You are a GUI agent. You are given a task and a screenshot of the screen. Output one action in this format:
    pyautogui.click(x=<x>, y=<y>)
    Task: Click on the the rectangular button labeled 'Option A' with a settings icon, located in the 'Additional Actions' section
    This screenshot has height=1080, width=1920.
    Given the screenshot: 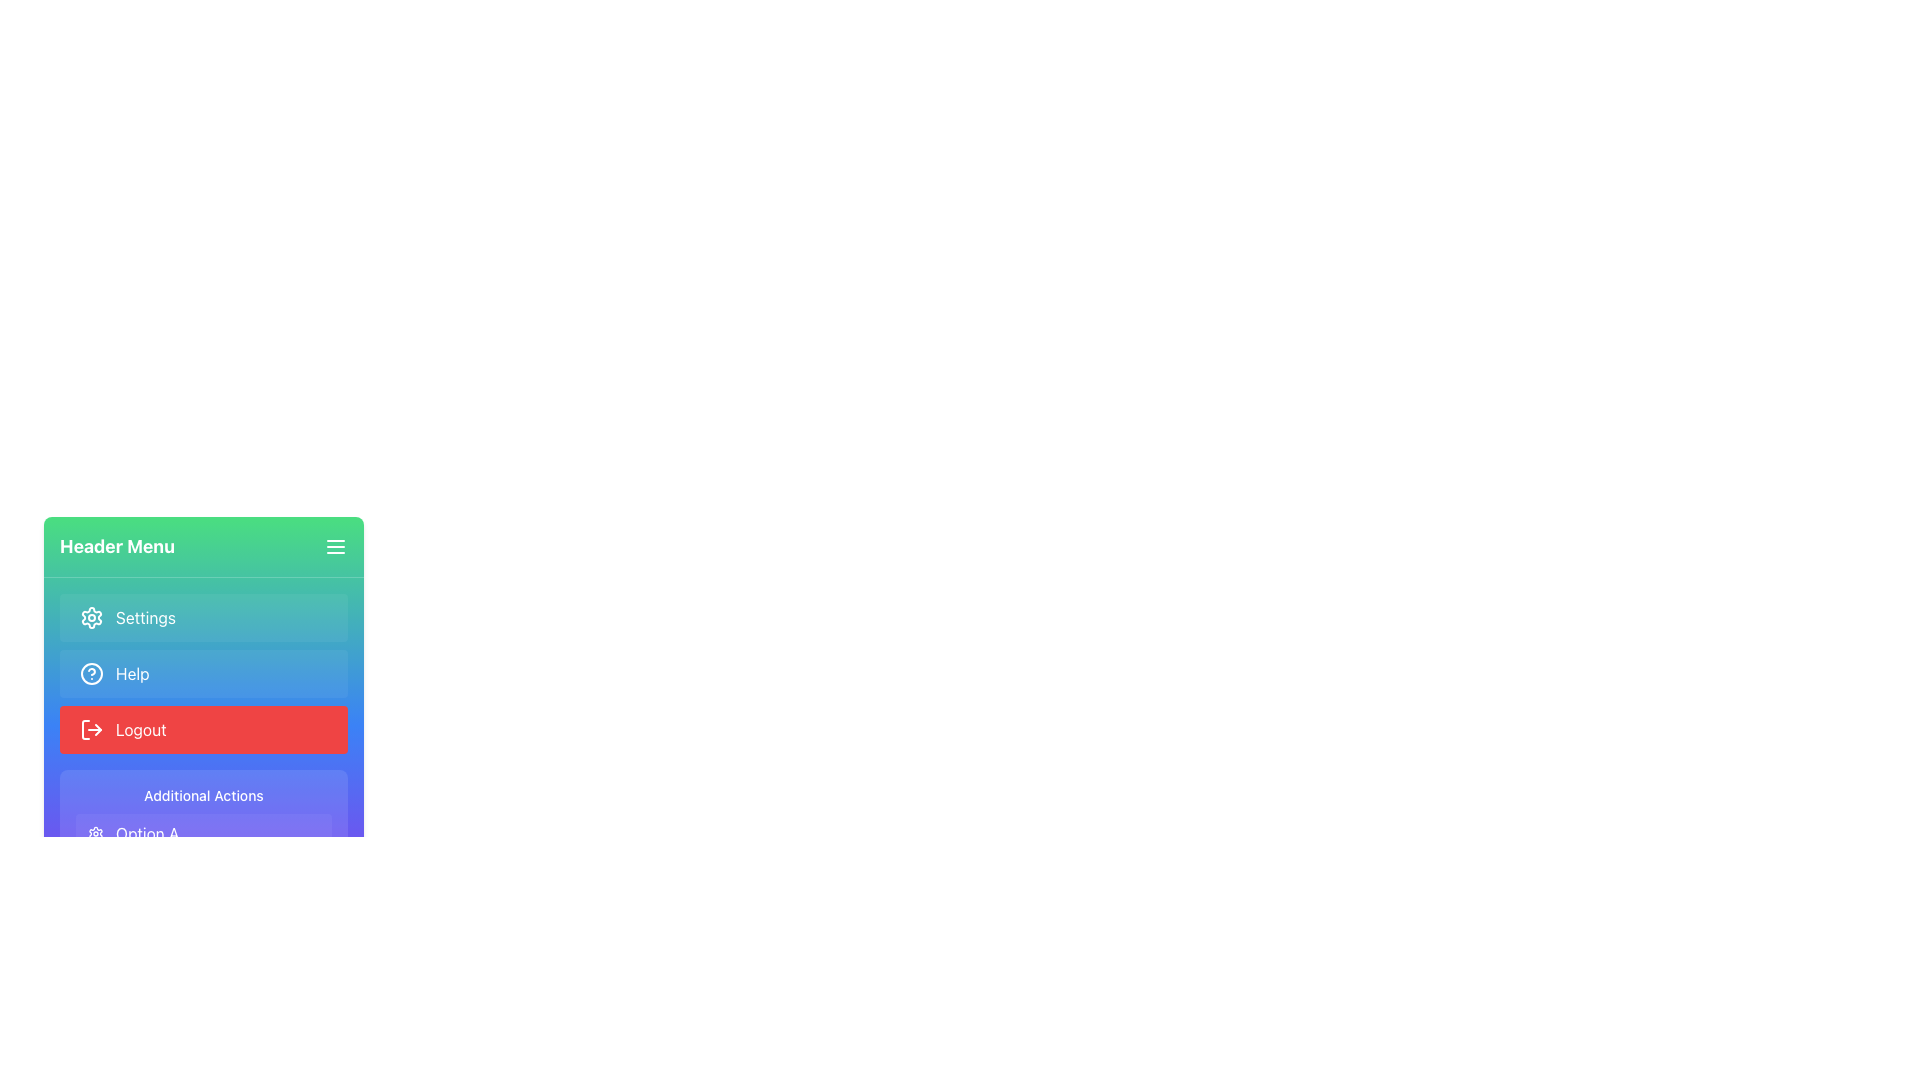 What is the action you would take?
    pyautogui.click(x=203, y=833)
    